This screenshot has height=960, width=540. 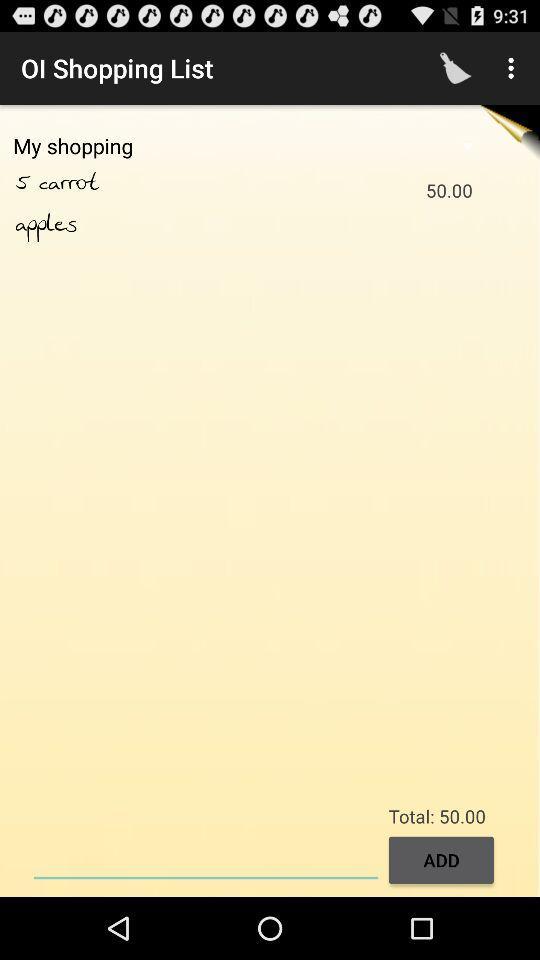 What do you see at coordinates (90, 183) in the screenshot?
I see `icon to the right of 5  icon` at bounding box center [90, 183].